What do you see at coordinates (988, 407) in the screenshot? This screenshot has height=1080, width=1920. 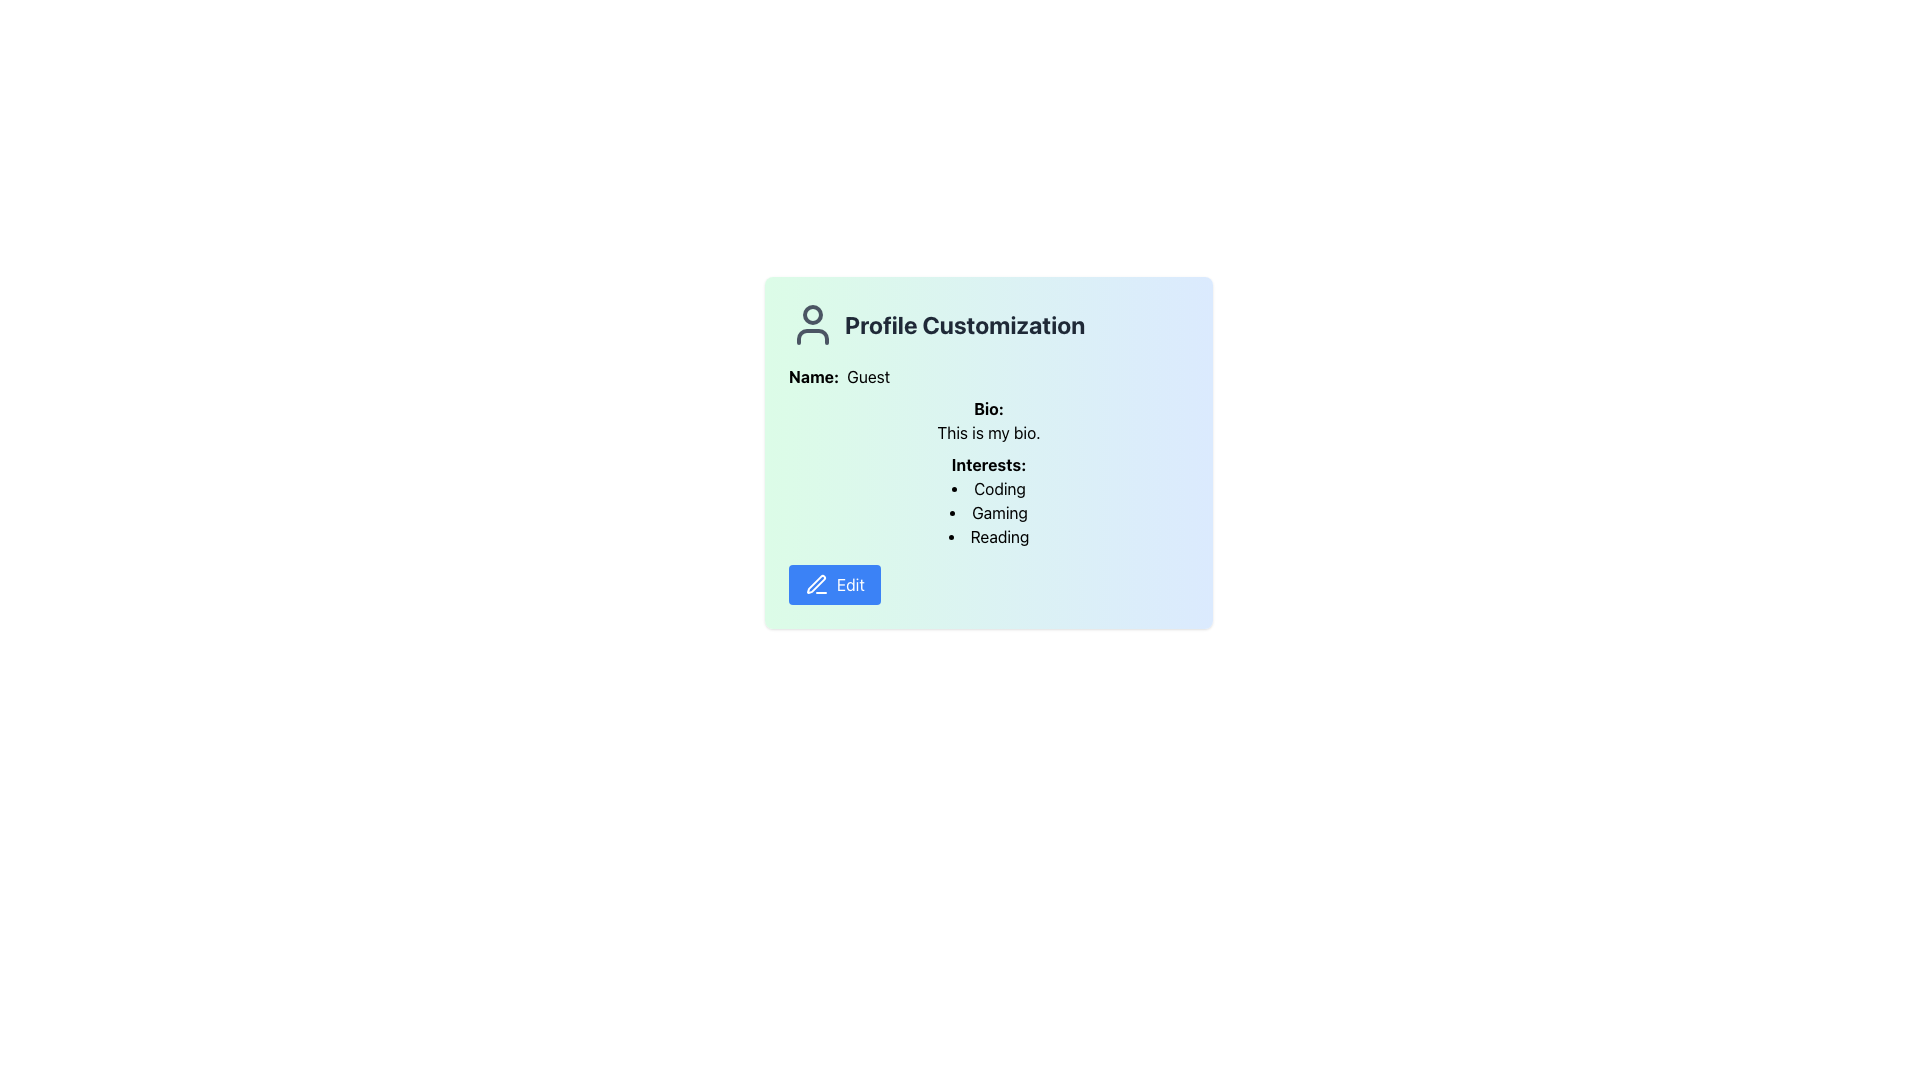 I see `the text label that serves as a heading for the user's bio, positioned above the text 'This is my bio' in the profile customization section` at bounding box center [988, 407].